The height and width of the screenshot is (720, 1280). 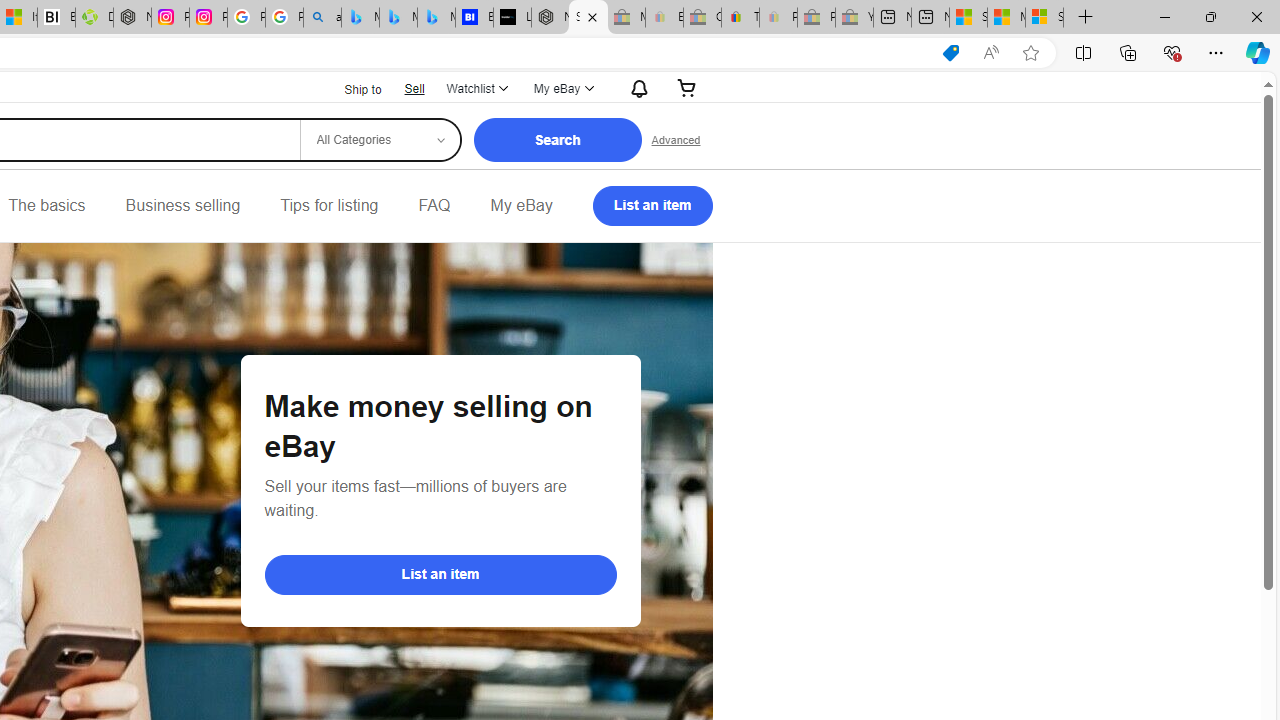 What do you see at coordinates (131, 17) in the screenshot?
I see `'Nordace - Nordace Edin Collection'` at bounding box center [131, 17].